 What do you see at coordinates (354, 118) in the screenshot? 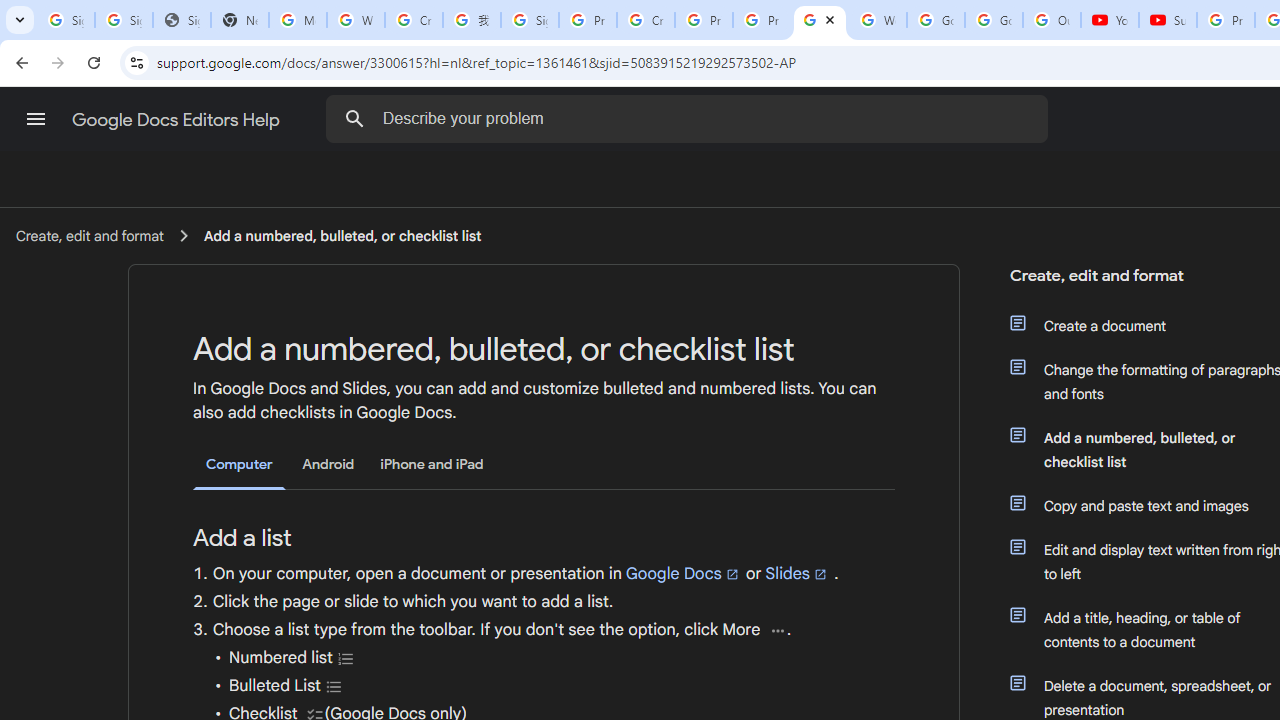
I see `'Search the Help Center'` at bounding box center [354, 118].